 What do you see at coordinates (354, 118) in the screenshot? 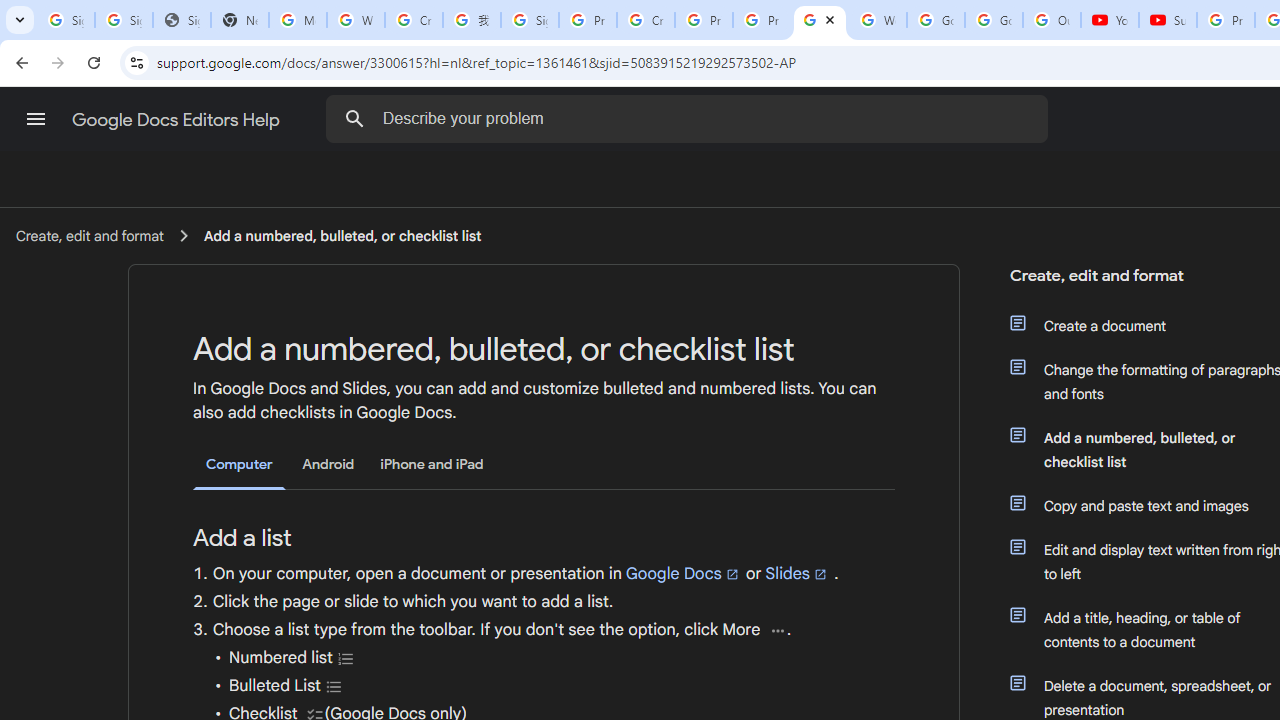
I see `'Search the Help Center'` at bounding box center [354, 118].